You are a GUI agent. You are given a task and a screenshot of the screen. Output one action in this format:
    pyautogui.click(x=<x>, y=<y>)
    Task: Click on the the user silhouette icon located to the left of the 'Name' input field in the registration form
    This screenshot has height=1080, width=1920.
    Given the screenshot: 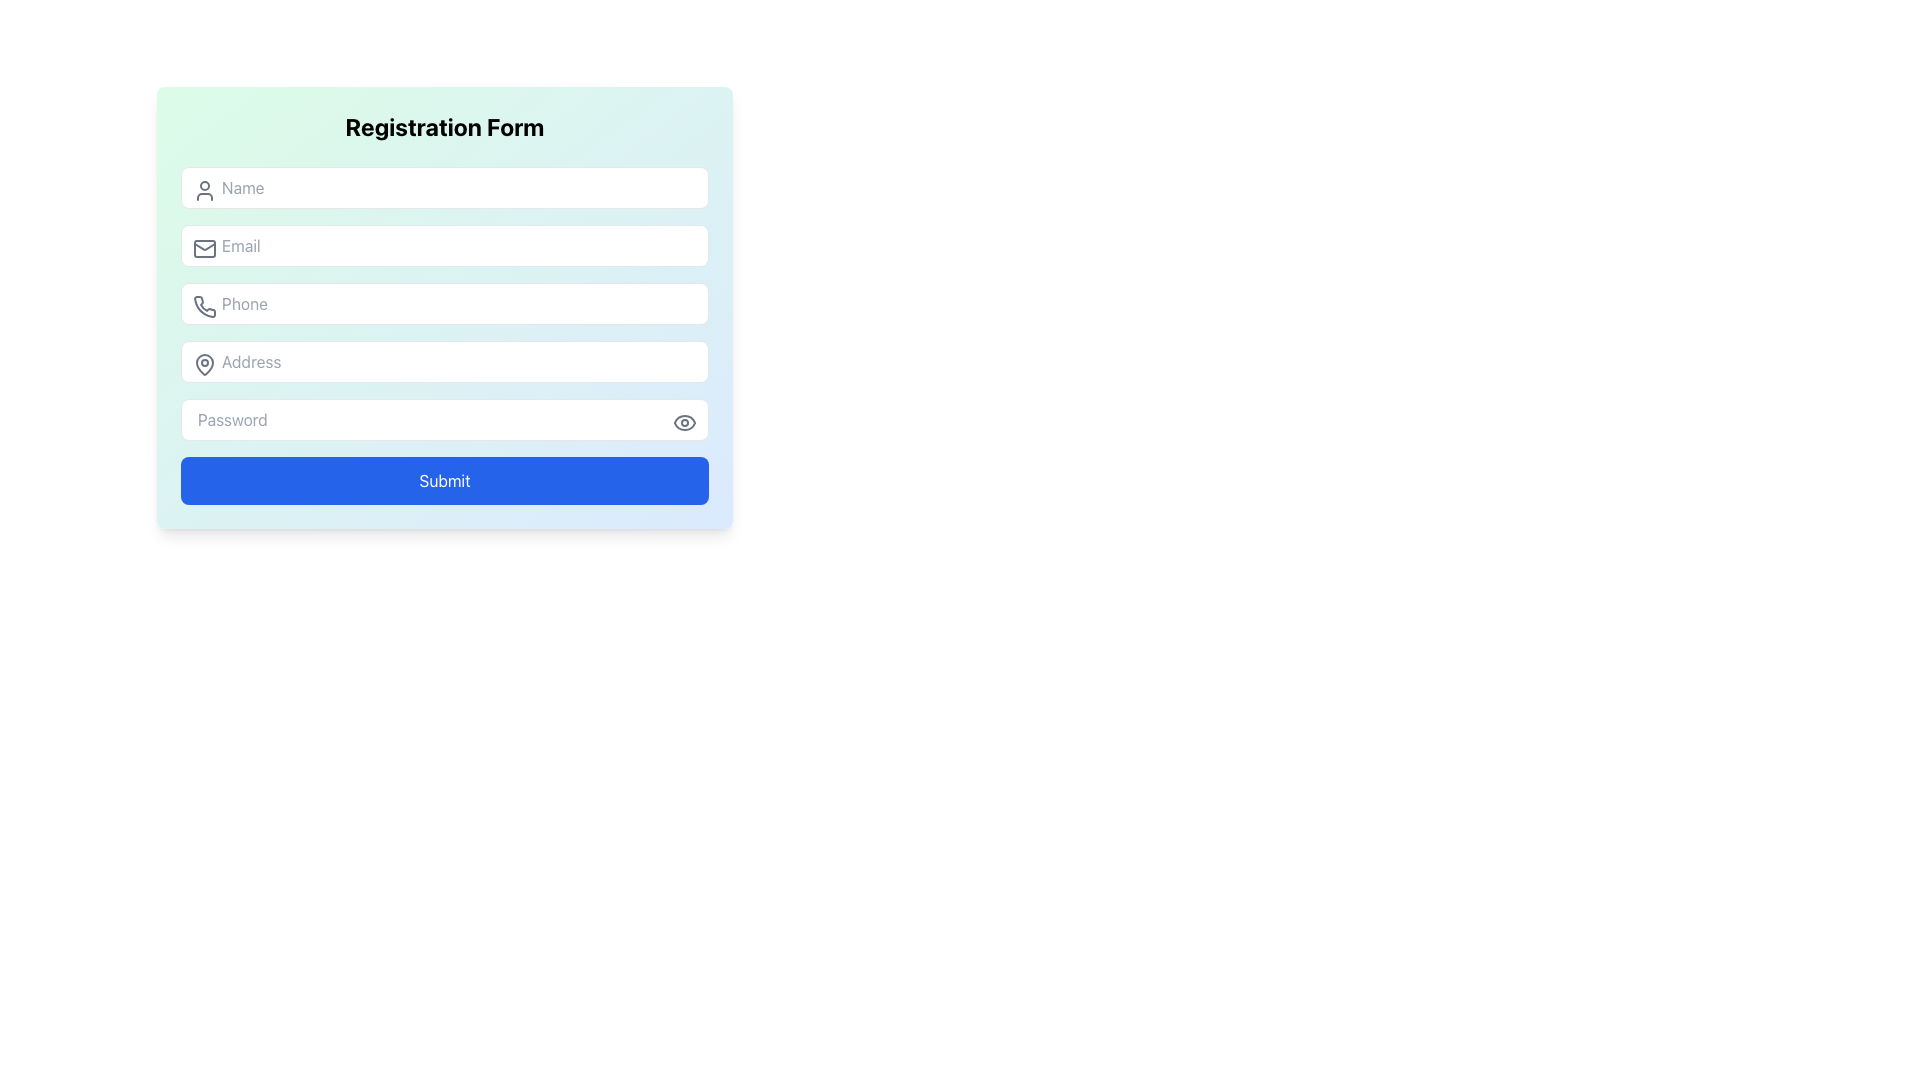 What is the action you would take?
    pyautogui.click(x=205, y=191)
    